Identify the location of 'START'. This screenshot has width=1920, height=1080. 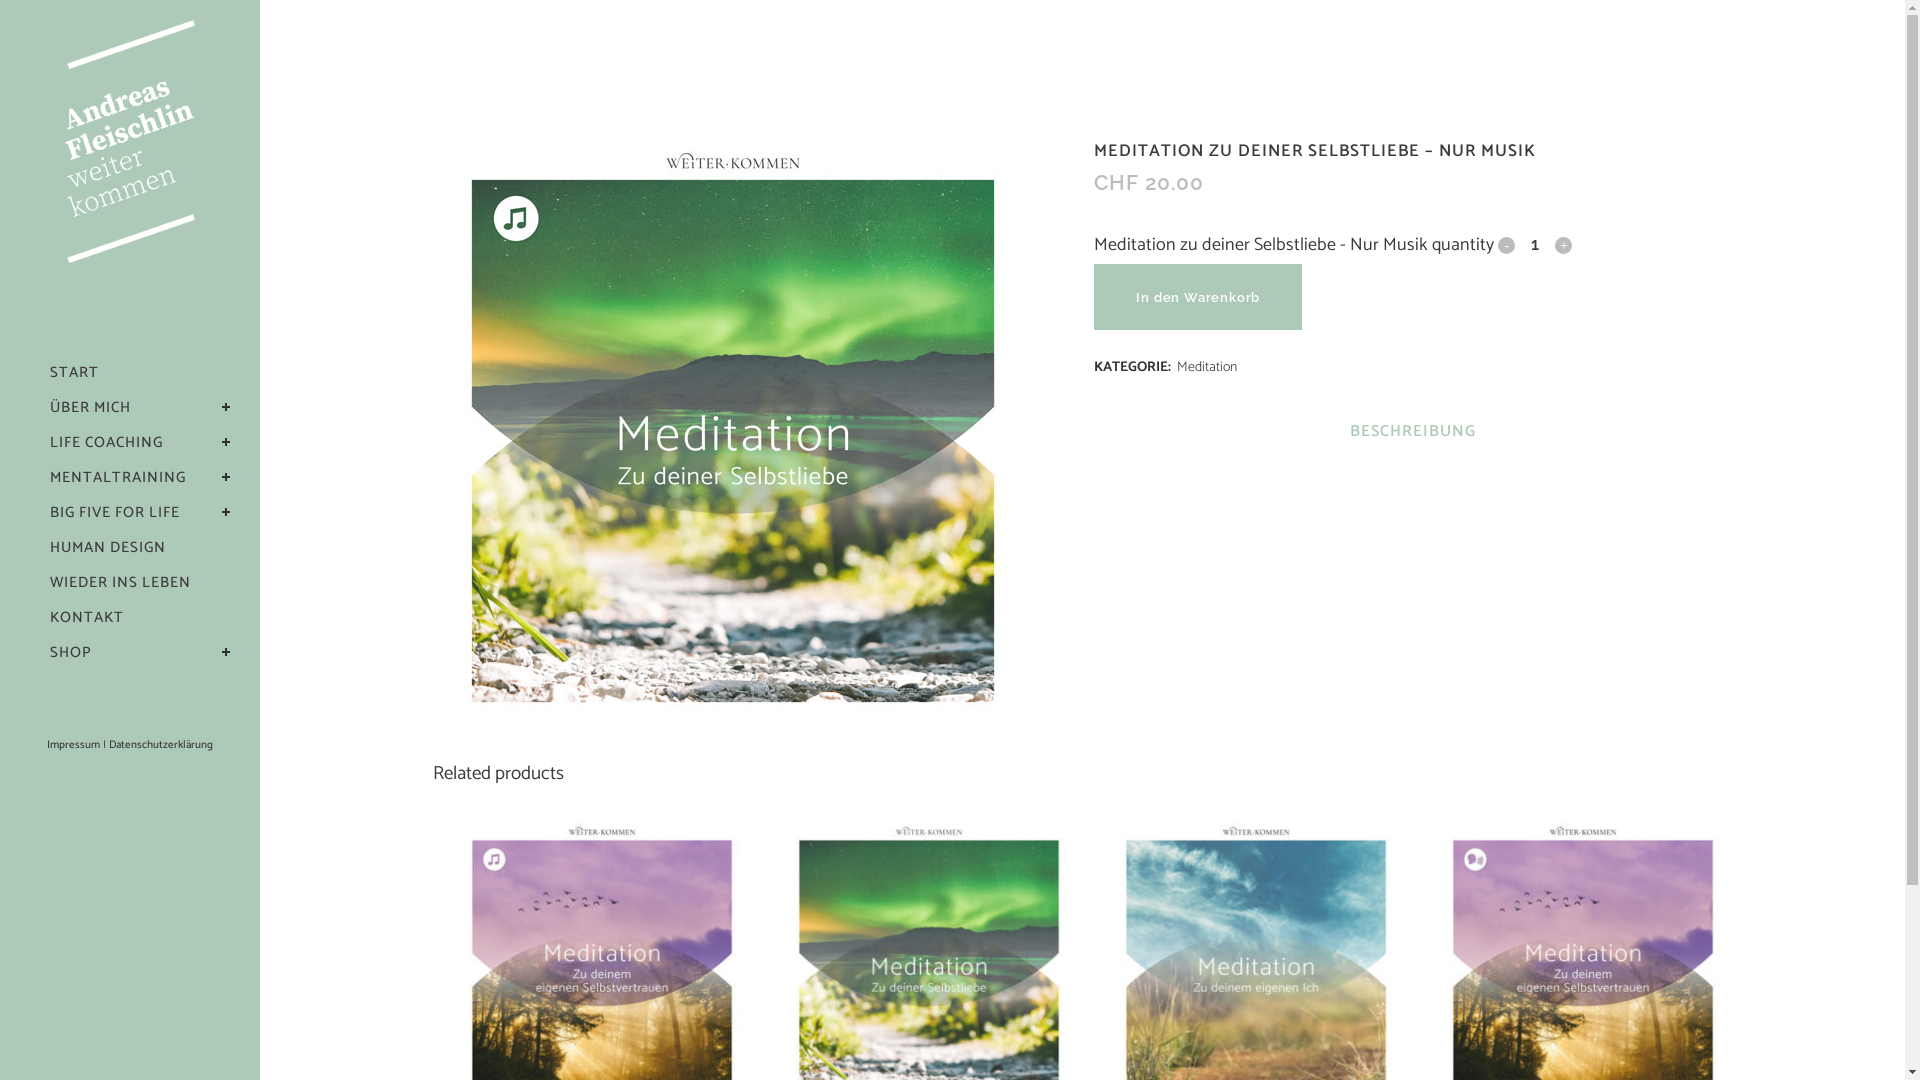
(49, 372).